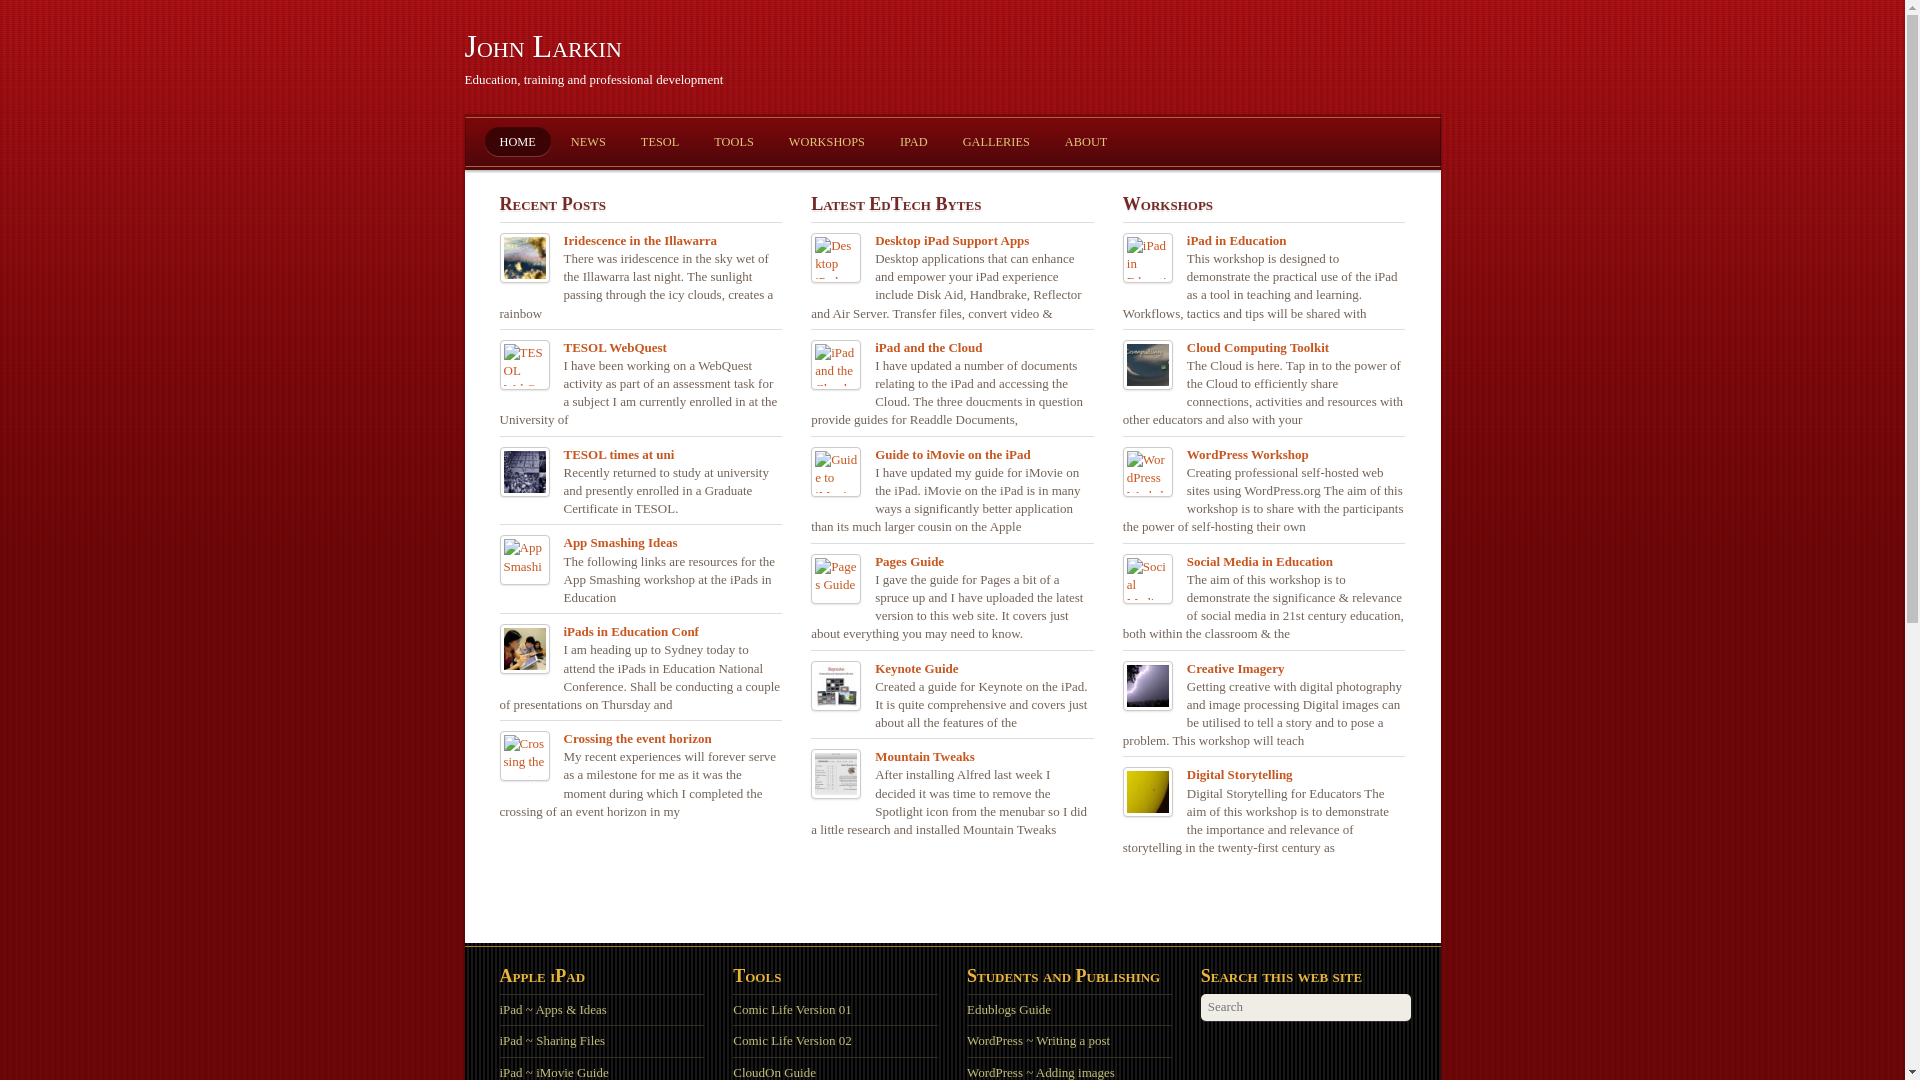  Describe the element at coordinates (587, 141) in the screenshot. I see `'NEWS'` at that location.